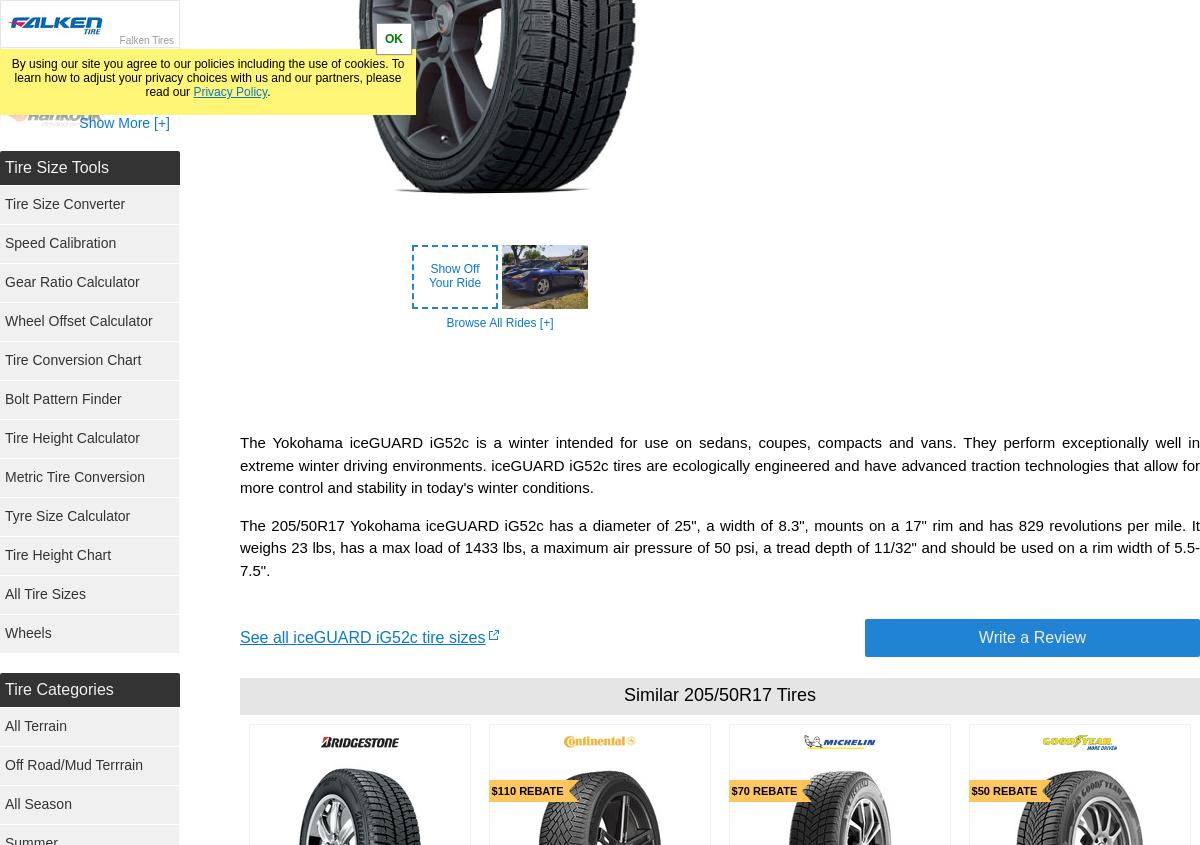 This screenshot has height=845, width=1200. I want to click on 'Tyre Size Calculator', so click(67, 515).